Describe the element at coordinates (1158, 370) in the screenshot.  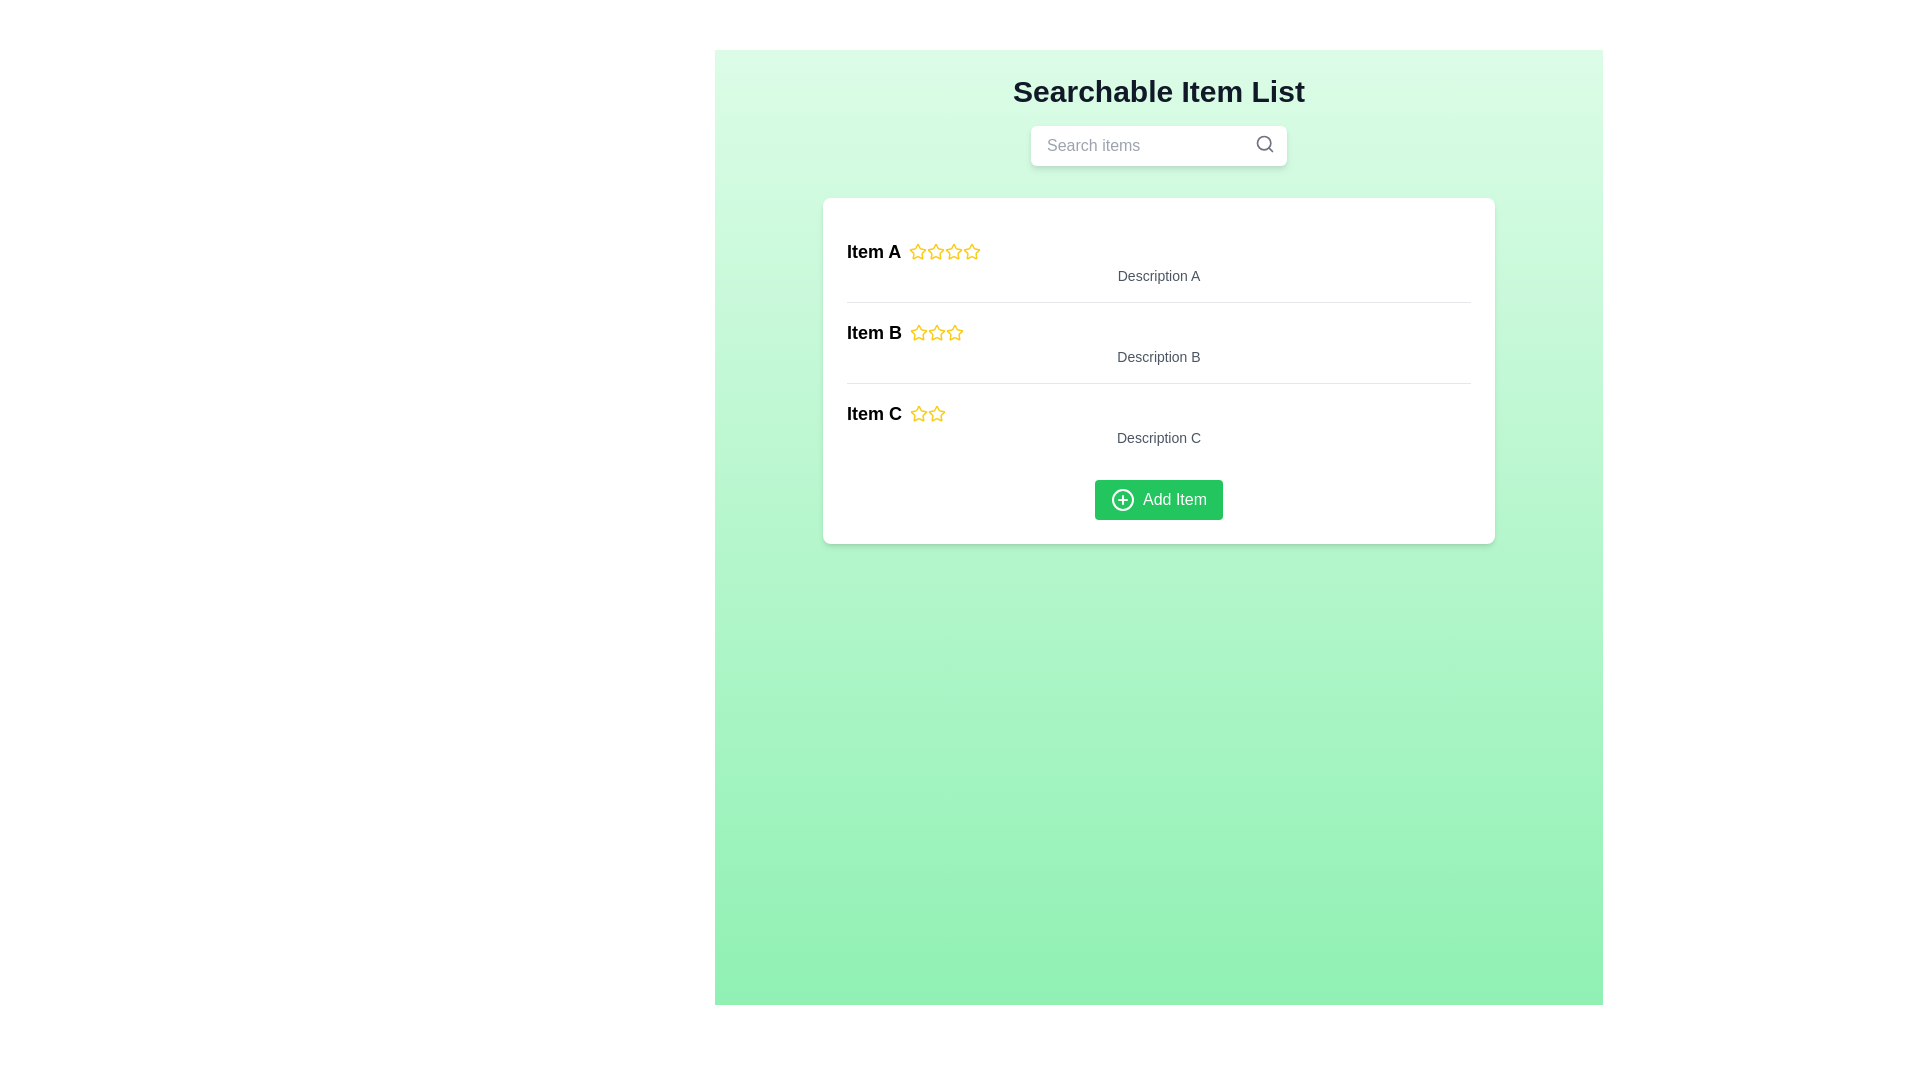
I see `the second item 'Item B' in the text display, which is organized in a vertically stacked layout with a light-themed box and white background` at that location.